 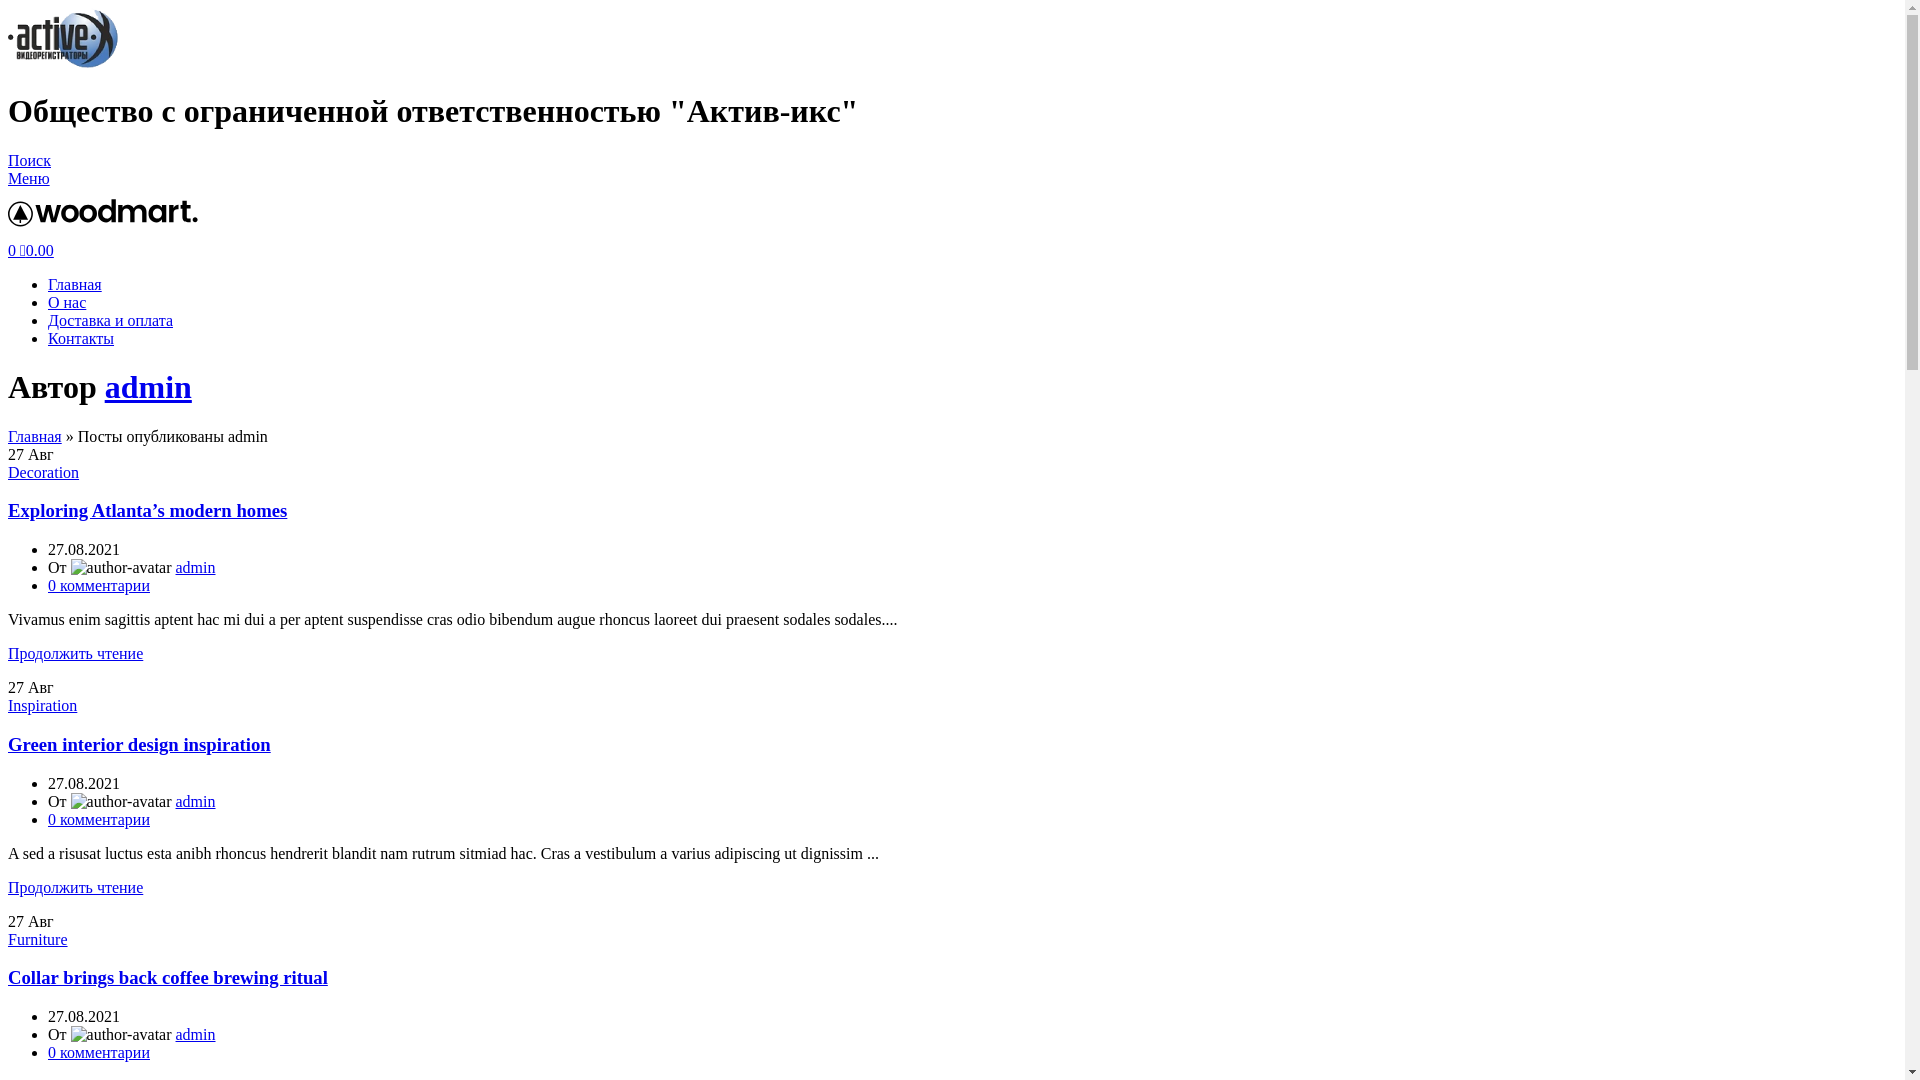 What do you see at coordinates (138, 744) in the screenshot?
I see `'Green interior design inspiration'` at bounding box center [138, 744].